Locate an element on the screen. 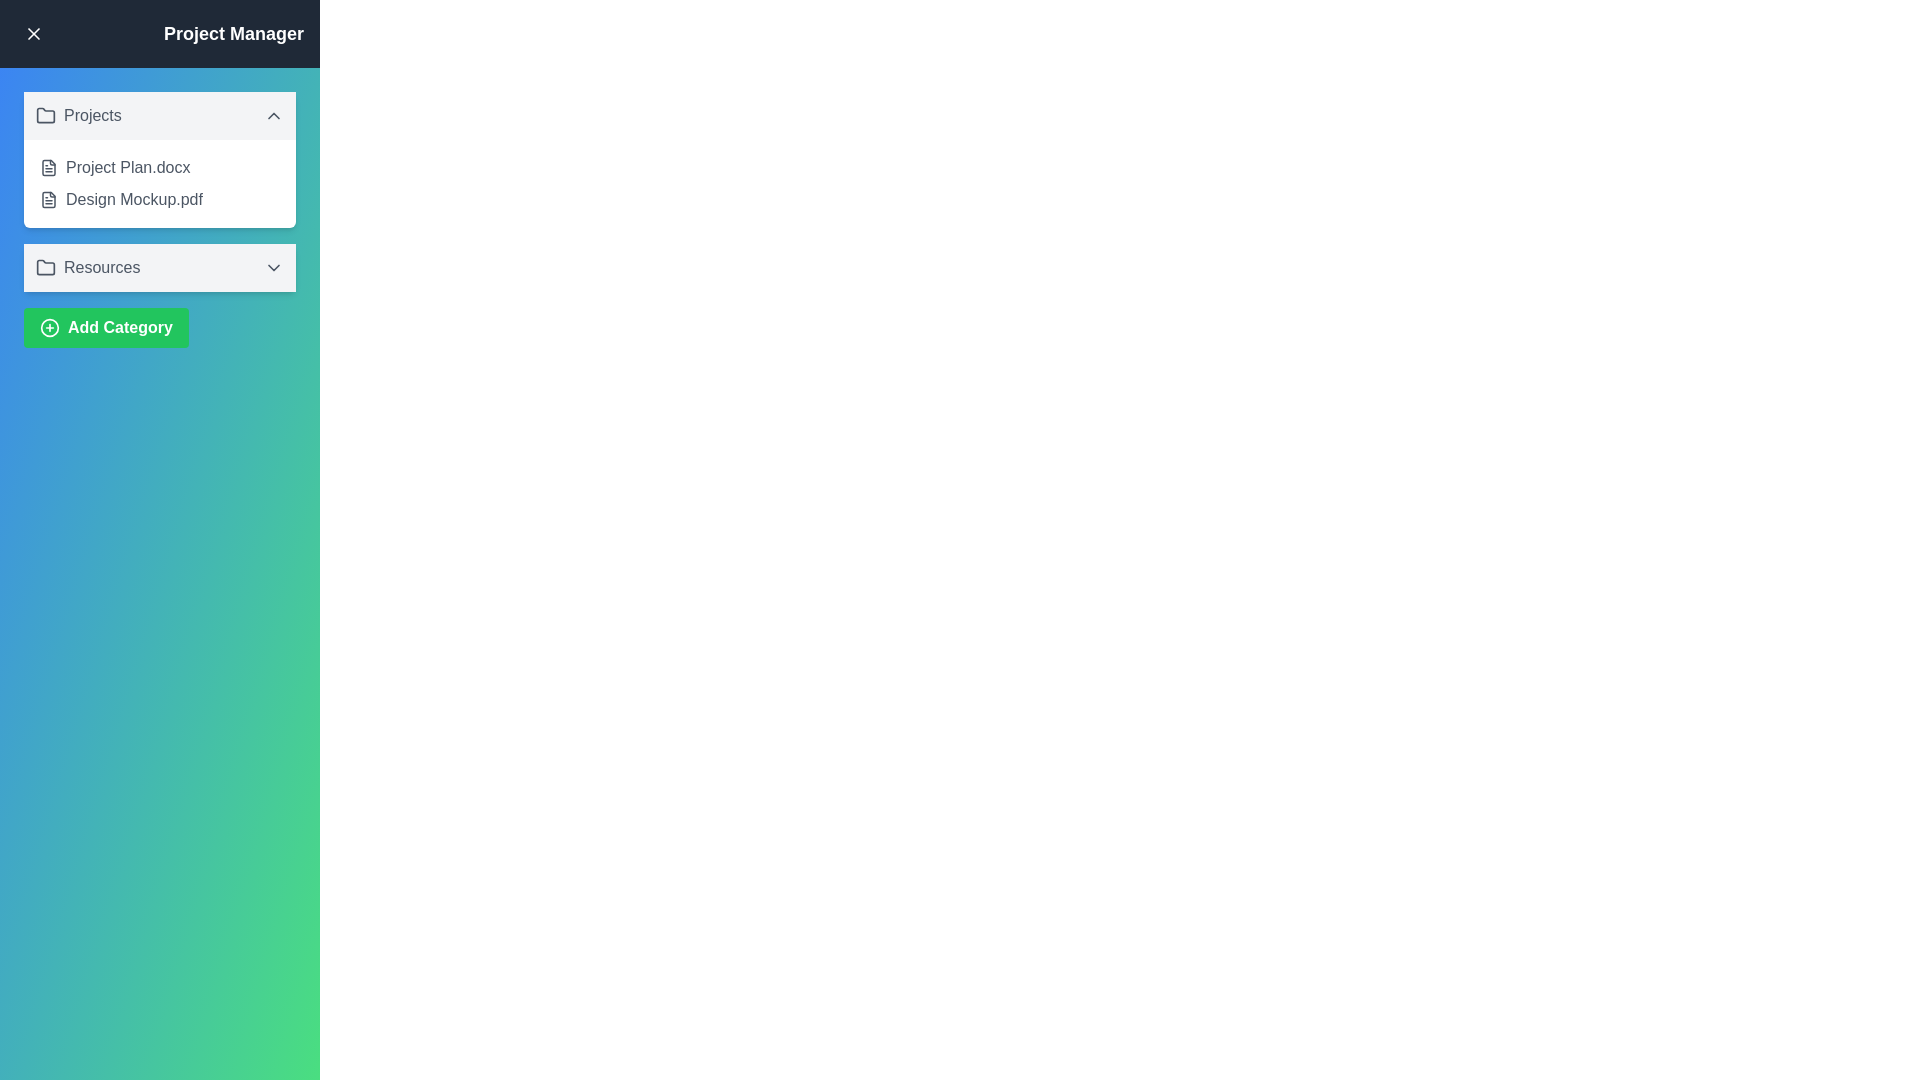 This screenshot has height=1080, width=1920. the close button located at the top left corner of the panel, to the left of the text 'Project Manager' is located at coordinates (33, 34).